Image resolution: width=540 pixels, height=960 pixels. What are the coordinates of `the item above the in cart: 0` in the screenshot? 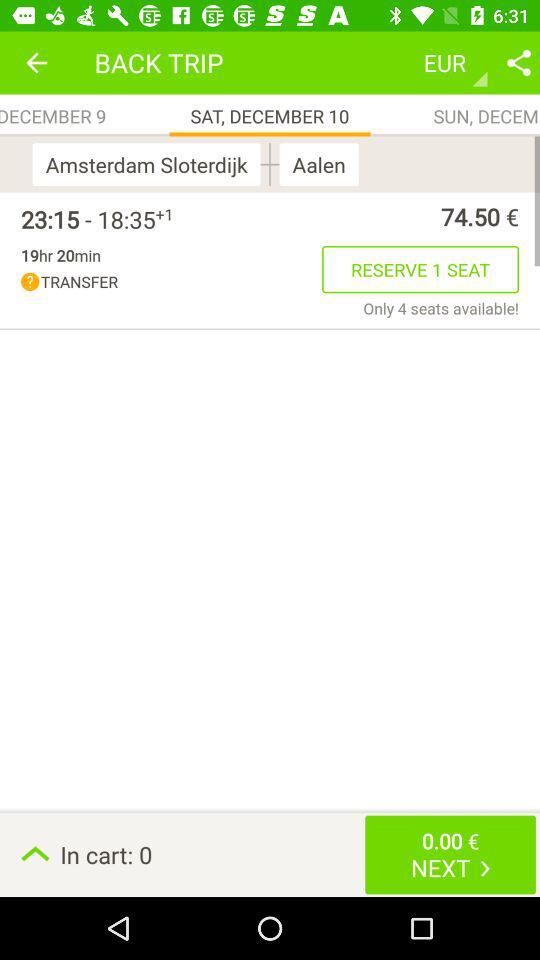 It's located at (441, 308).